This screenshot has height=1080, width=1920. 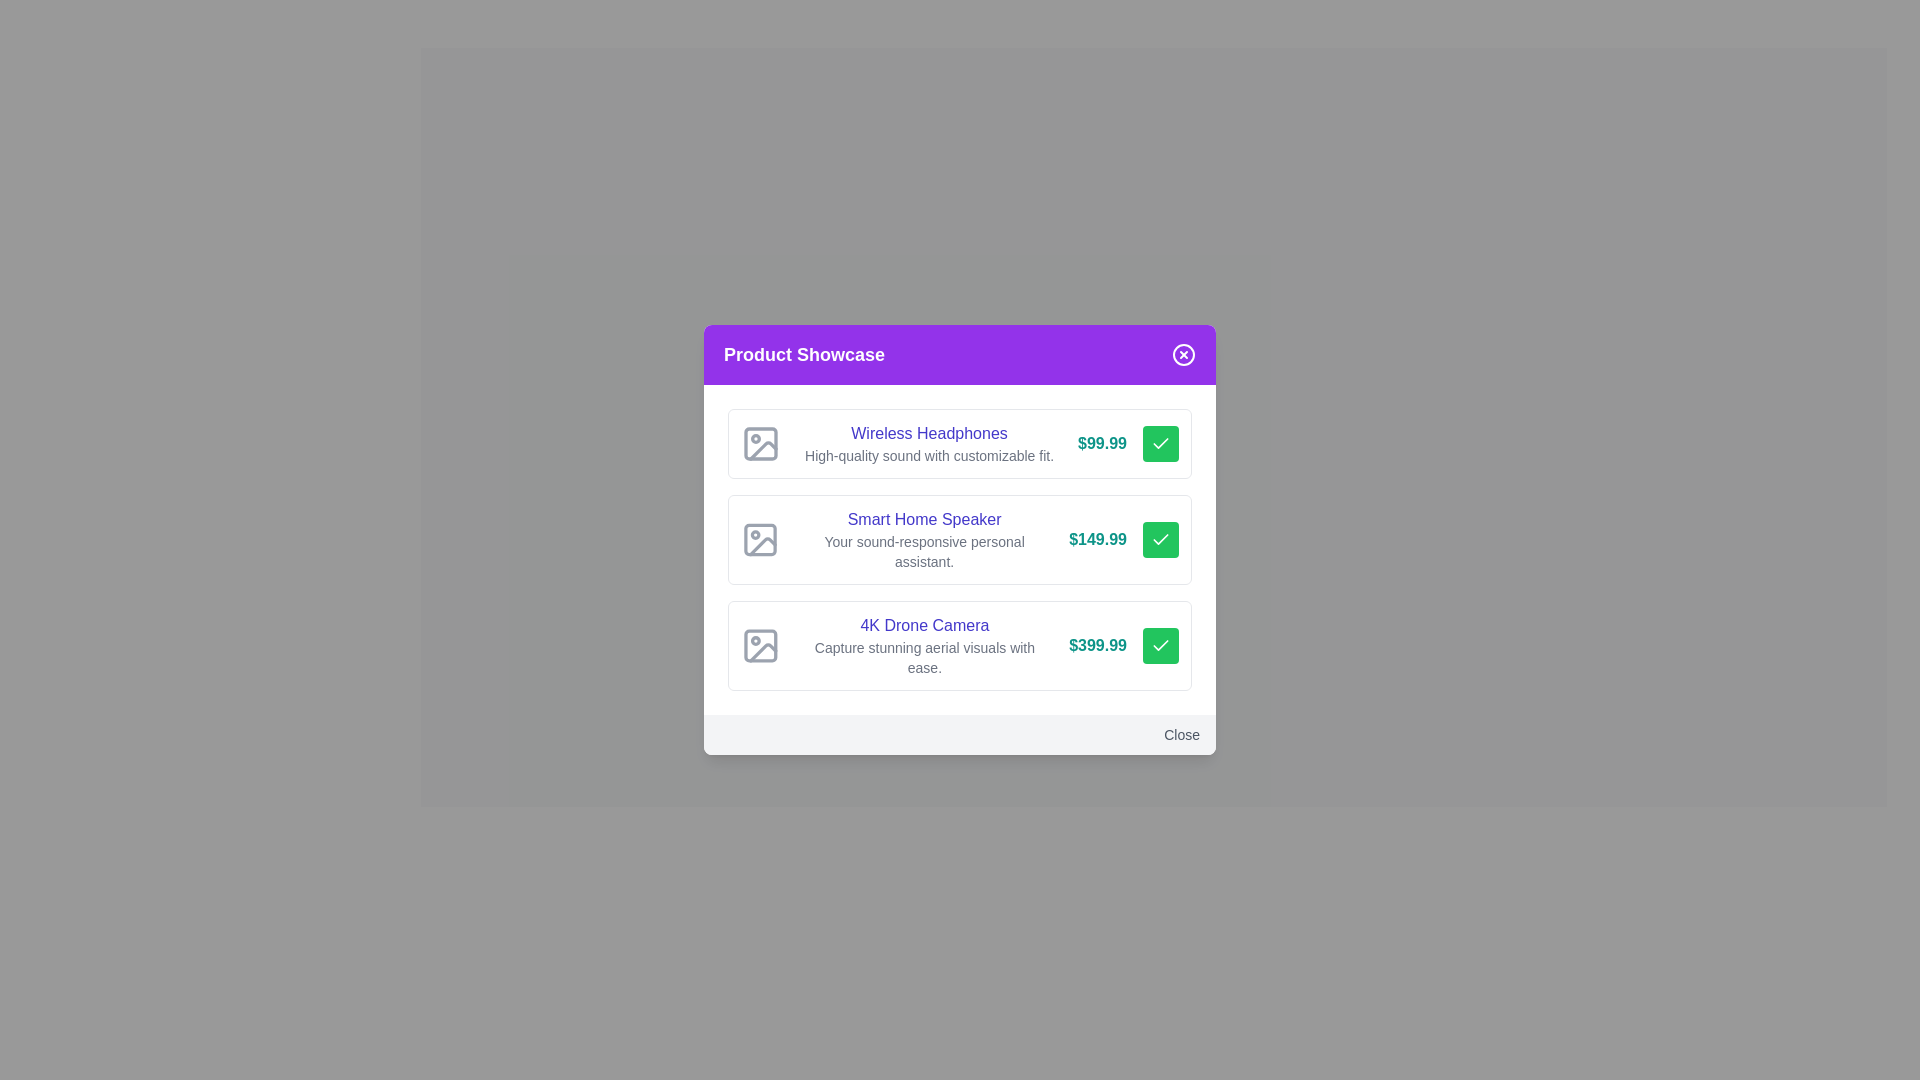 What do you see at coordinates (759, 540) in the screenshot?
I see `the SVG Rectangle Graphic that serves as the base rectangle within the SVG illustration for the picture icon located in the second row of the item list, aligning to the left side` at bounding box center [759, 540].